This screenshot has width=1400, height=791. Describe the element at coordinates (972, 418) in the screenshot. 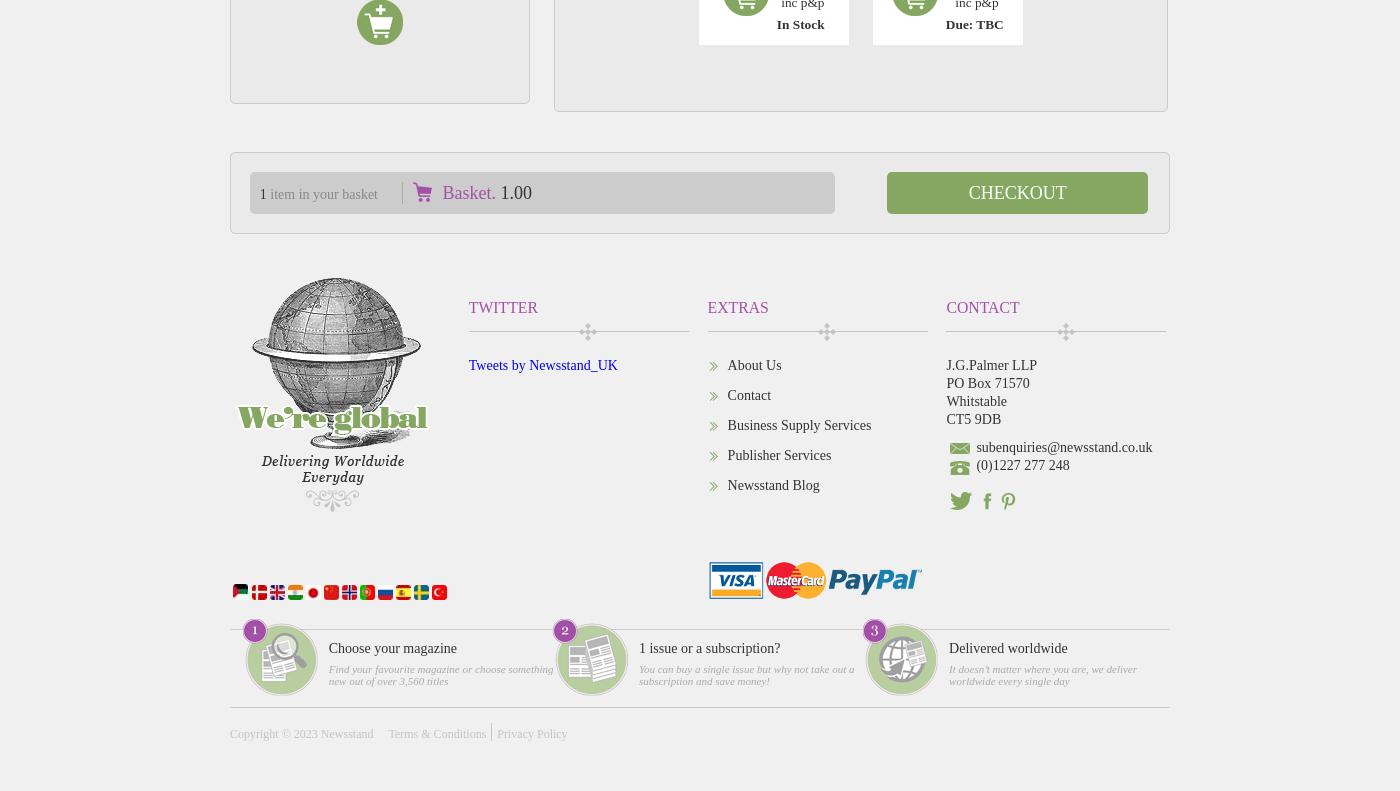

I see `'CT5 9DB'` at that location.